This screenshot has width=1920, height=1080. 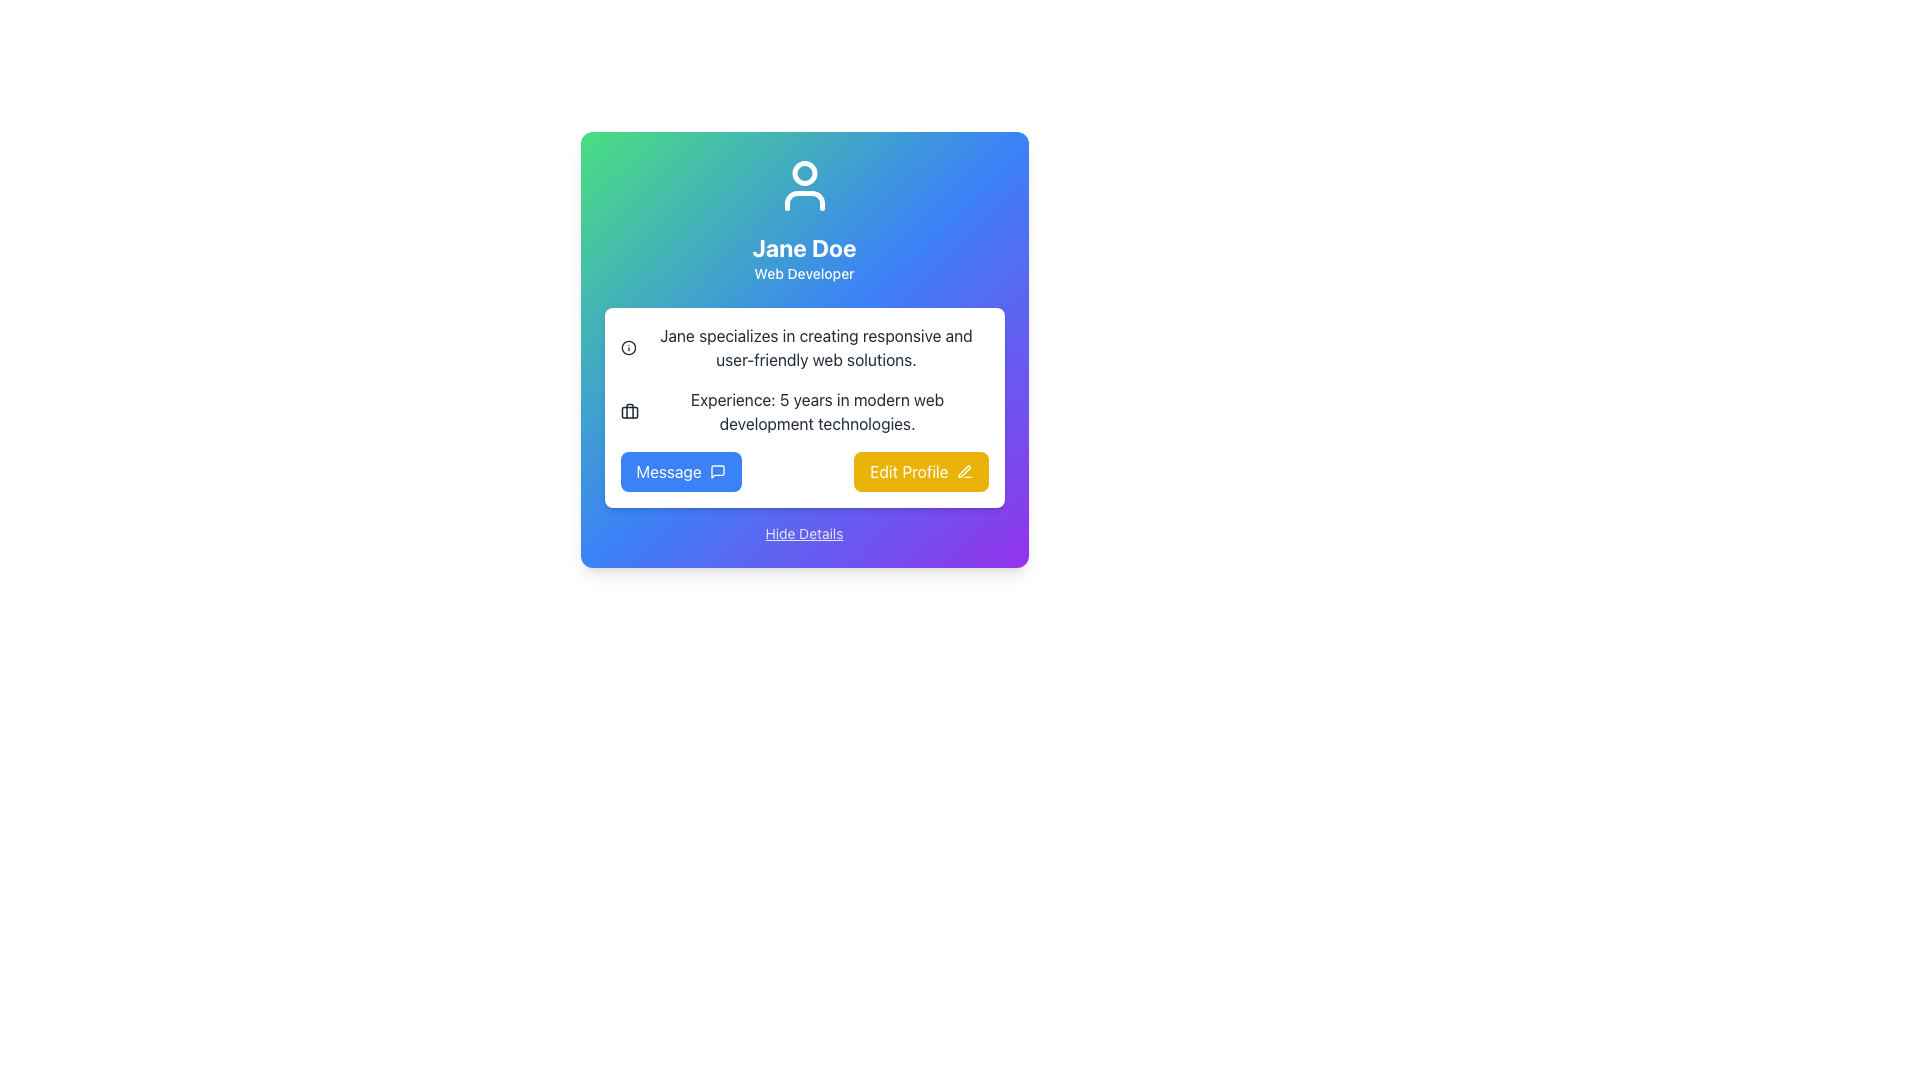 I want to click on the text element displaying 'Jane Doe', which is rendered in a bold font and is positioned directly below a user profile icon, so click(x=804, y=246).